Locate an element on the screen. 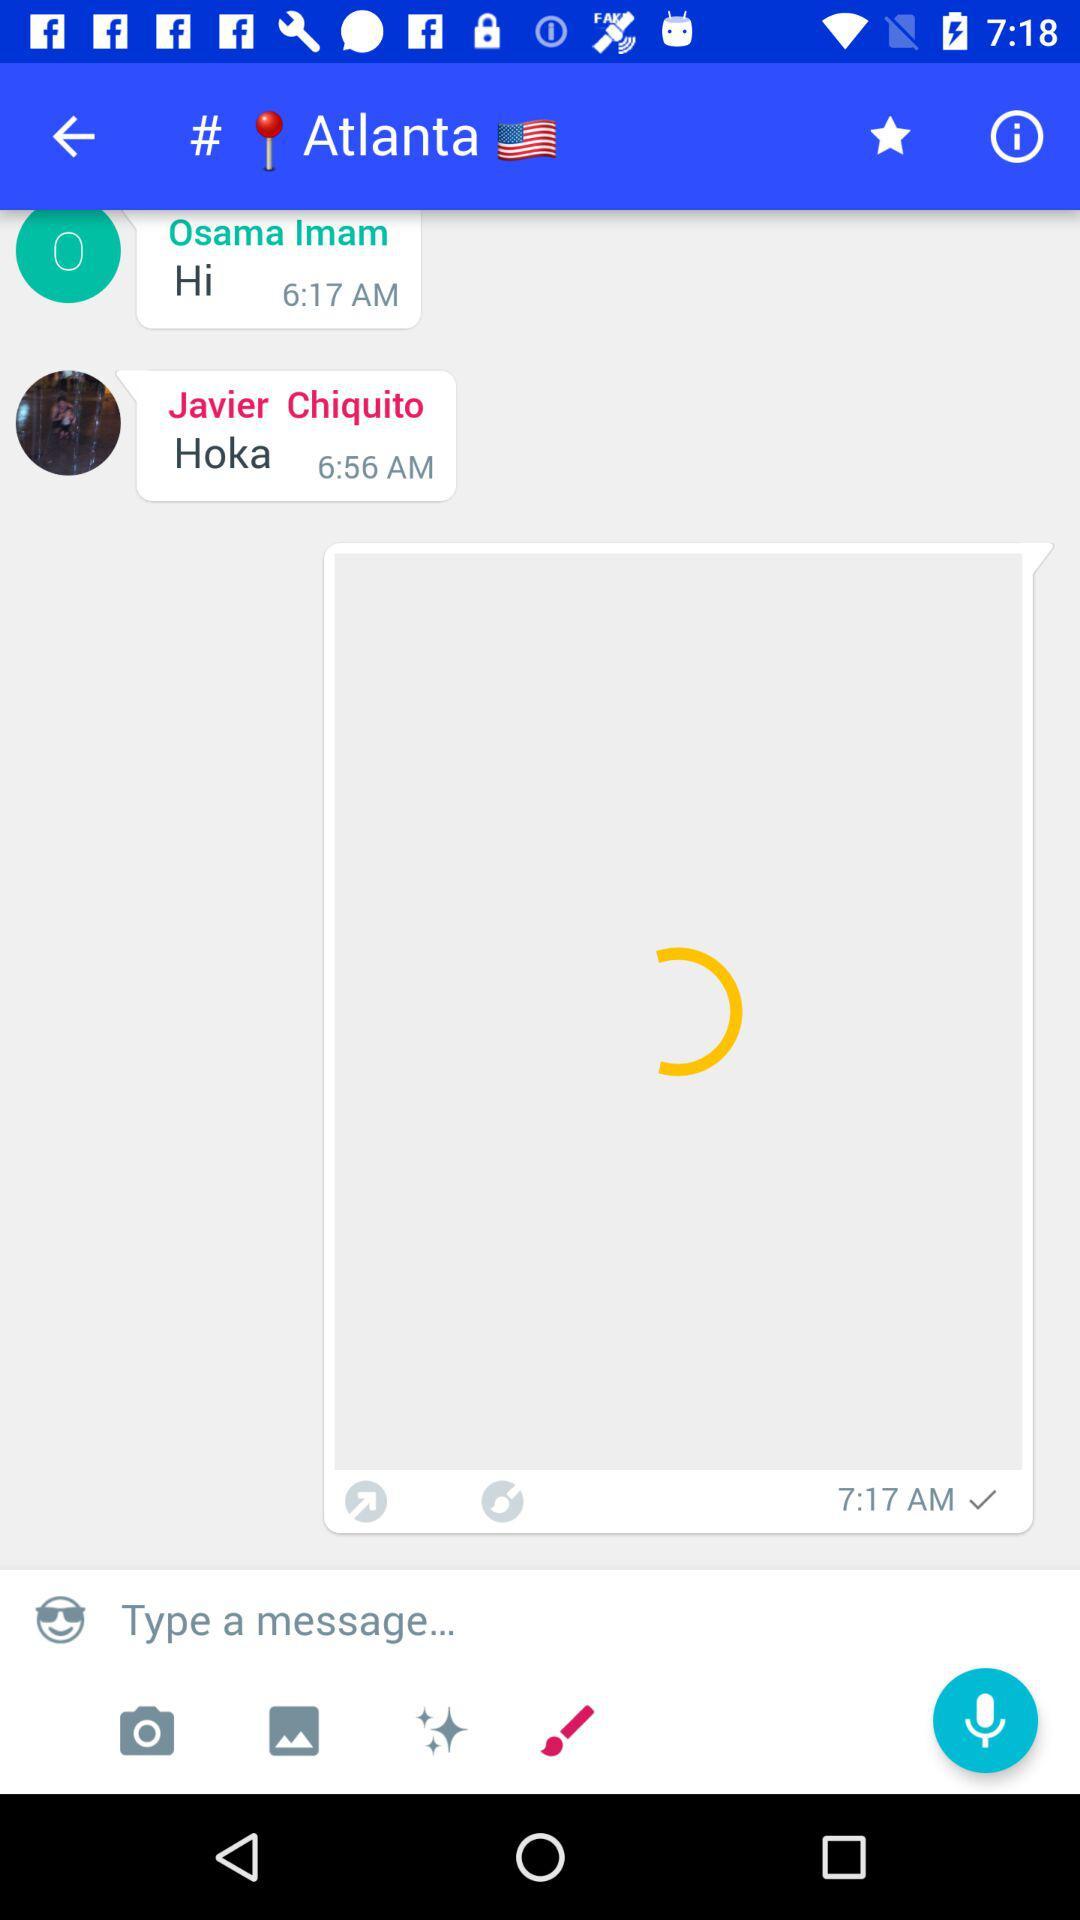 The width and height of the screenshot is (1080, 1920). the photo icon is located at coordinates (145, 1730).